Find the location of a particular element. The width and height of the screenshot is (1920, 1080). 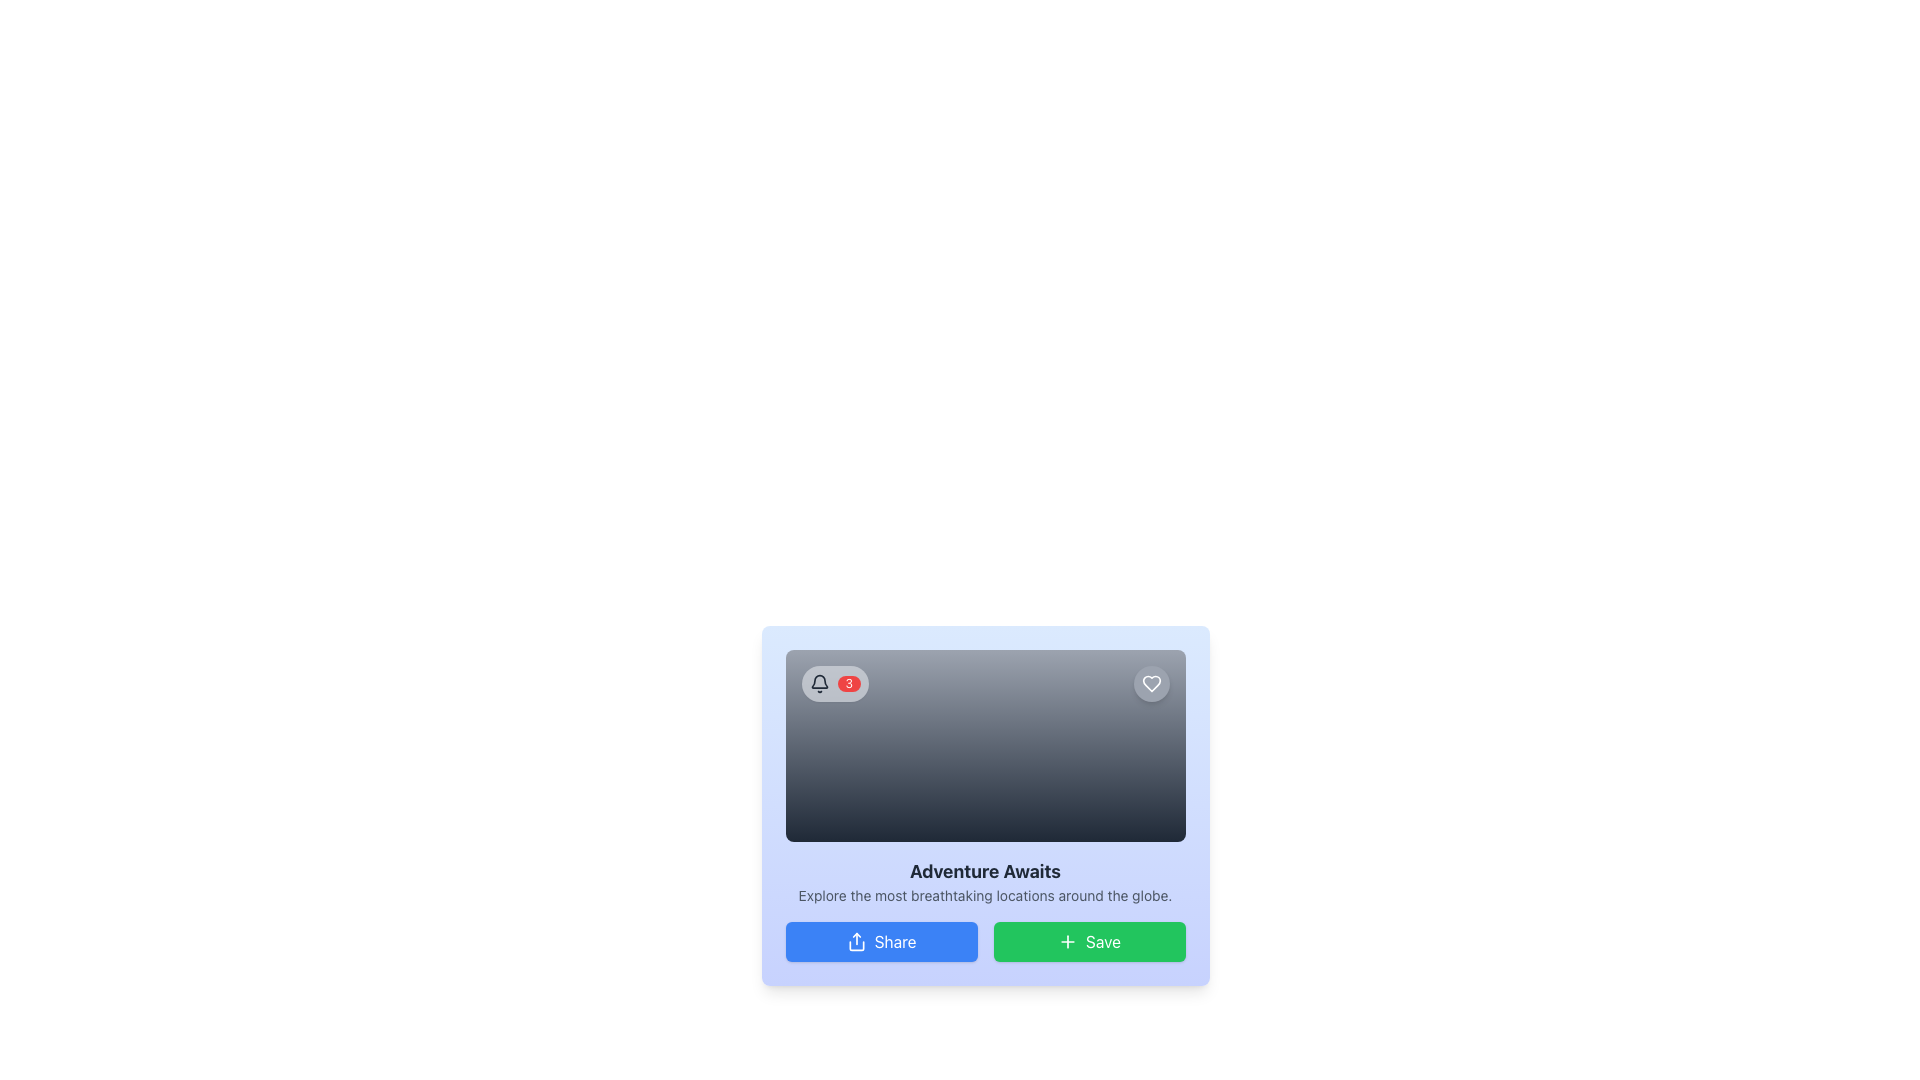

the text element that reads 'Explore the most breathtaking locations around the globe.', which is styled with a small font size and gray color, located below 'Adventure Awaits' is located at coordinates (985, 894).